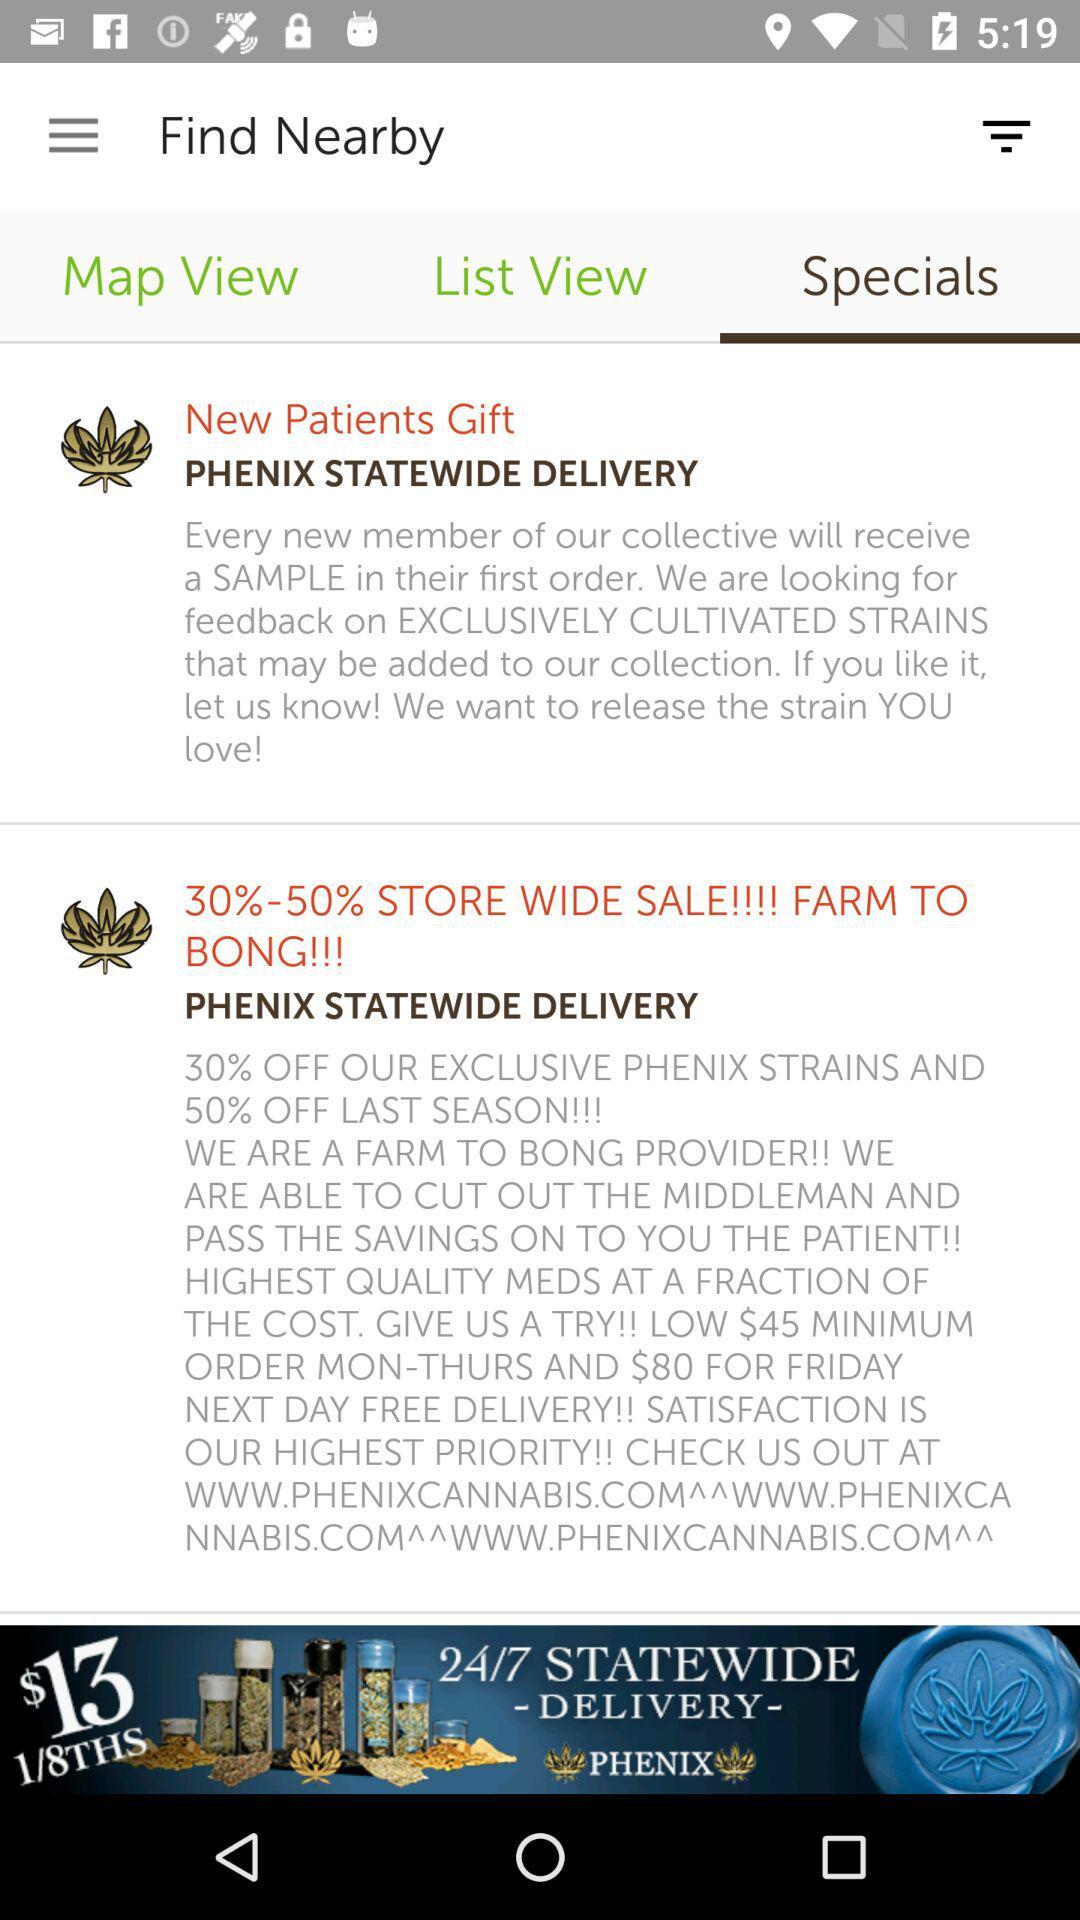  I want to click on icon above phenix statewide delivery item, so click(348, 418).